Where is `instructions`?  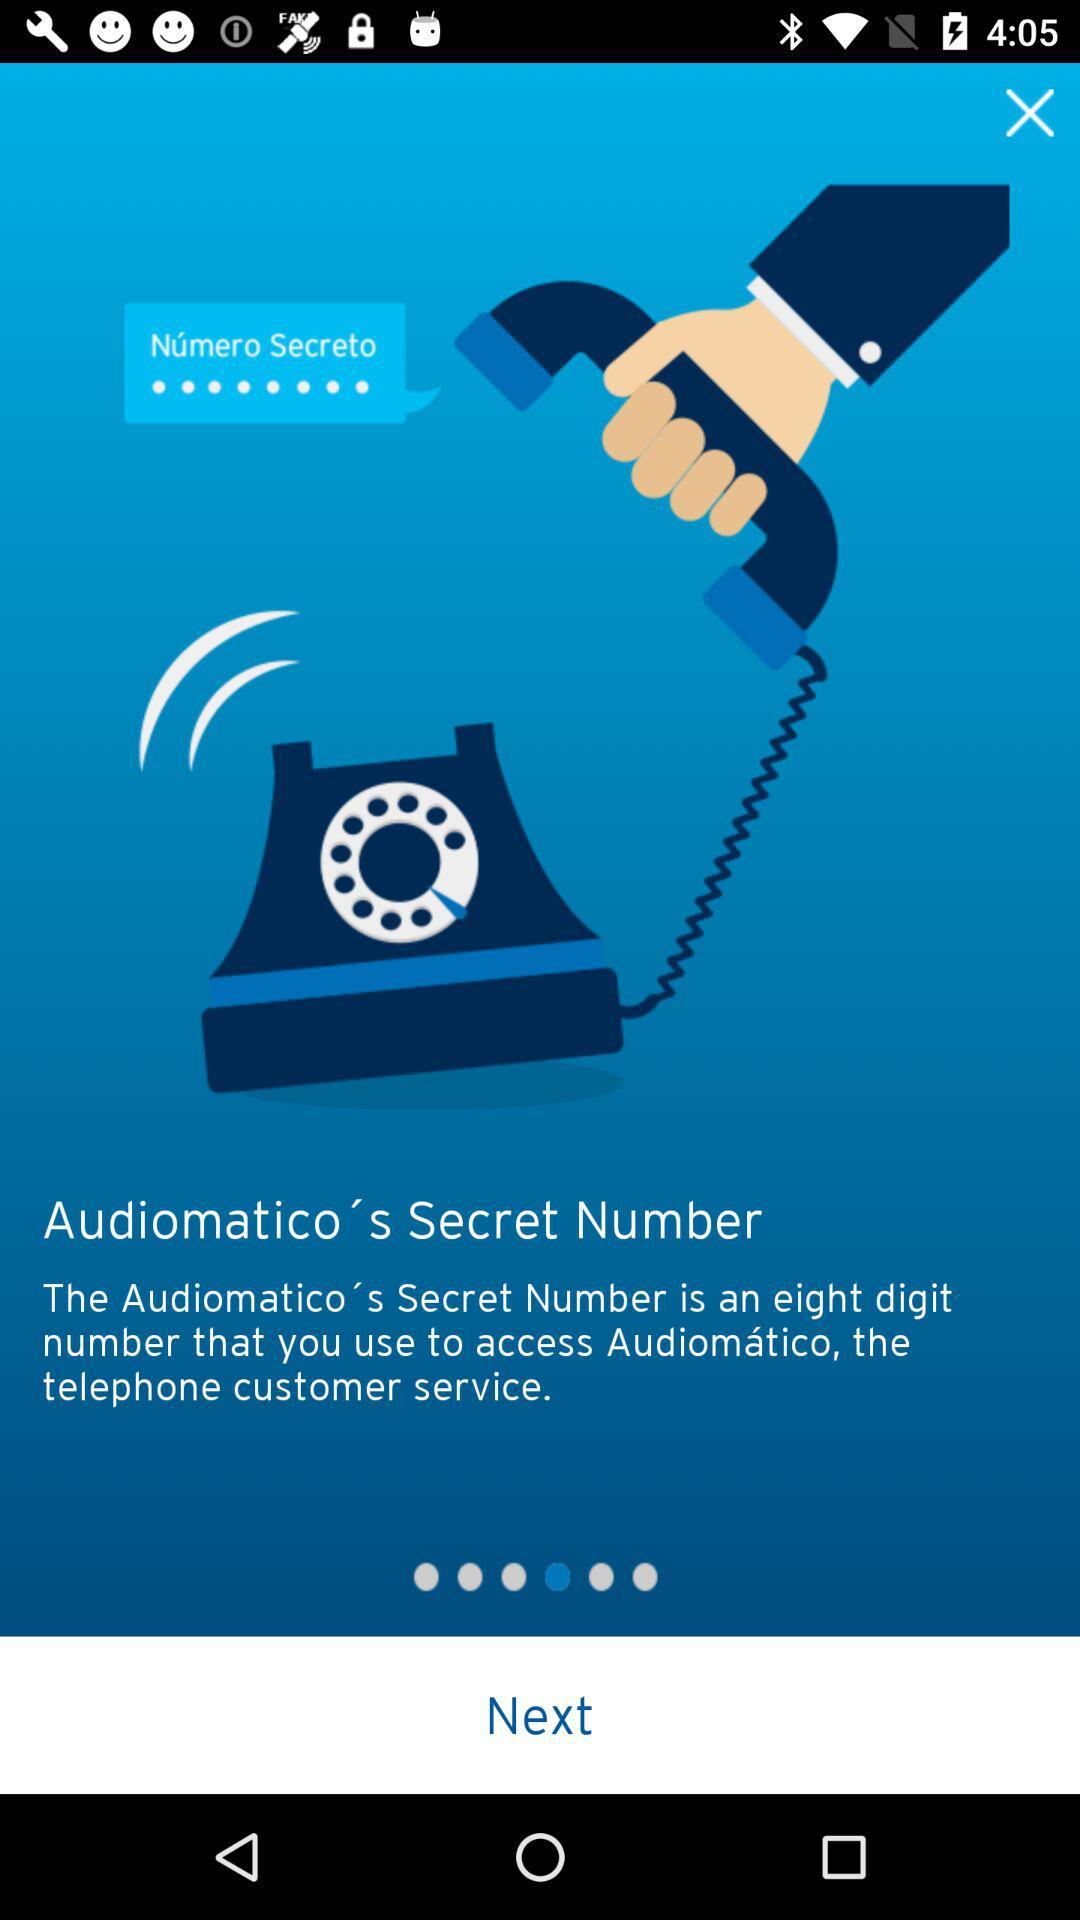
instructions is located at coordinates (1030, 111).